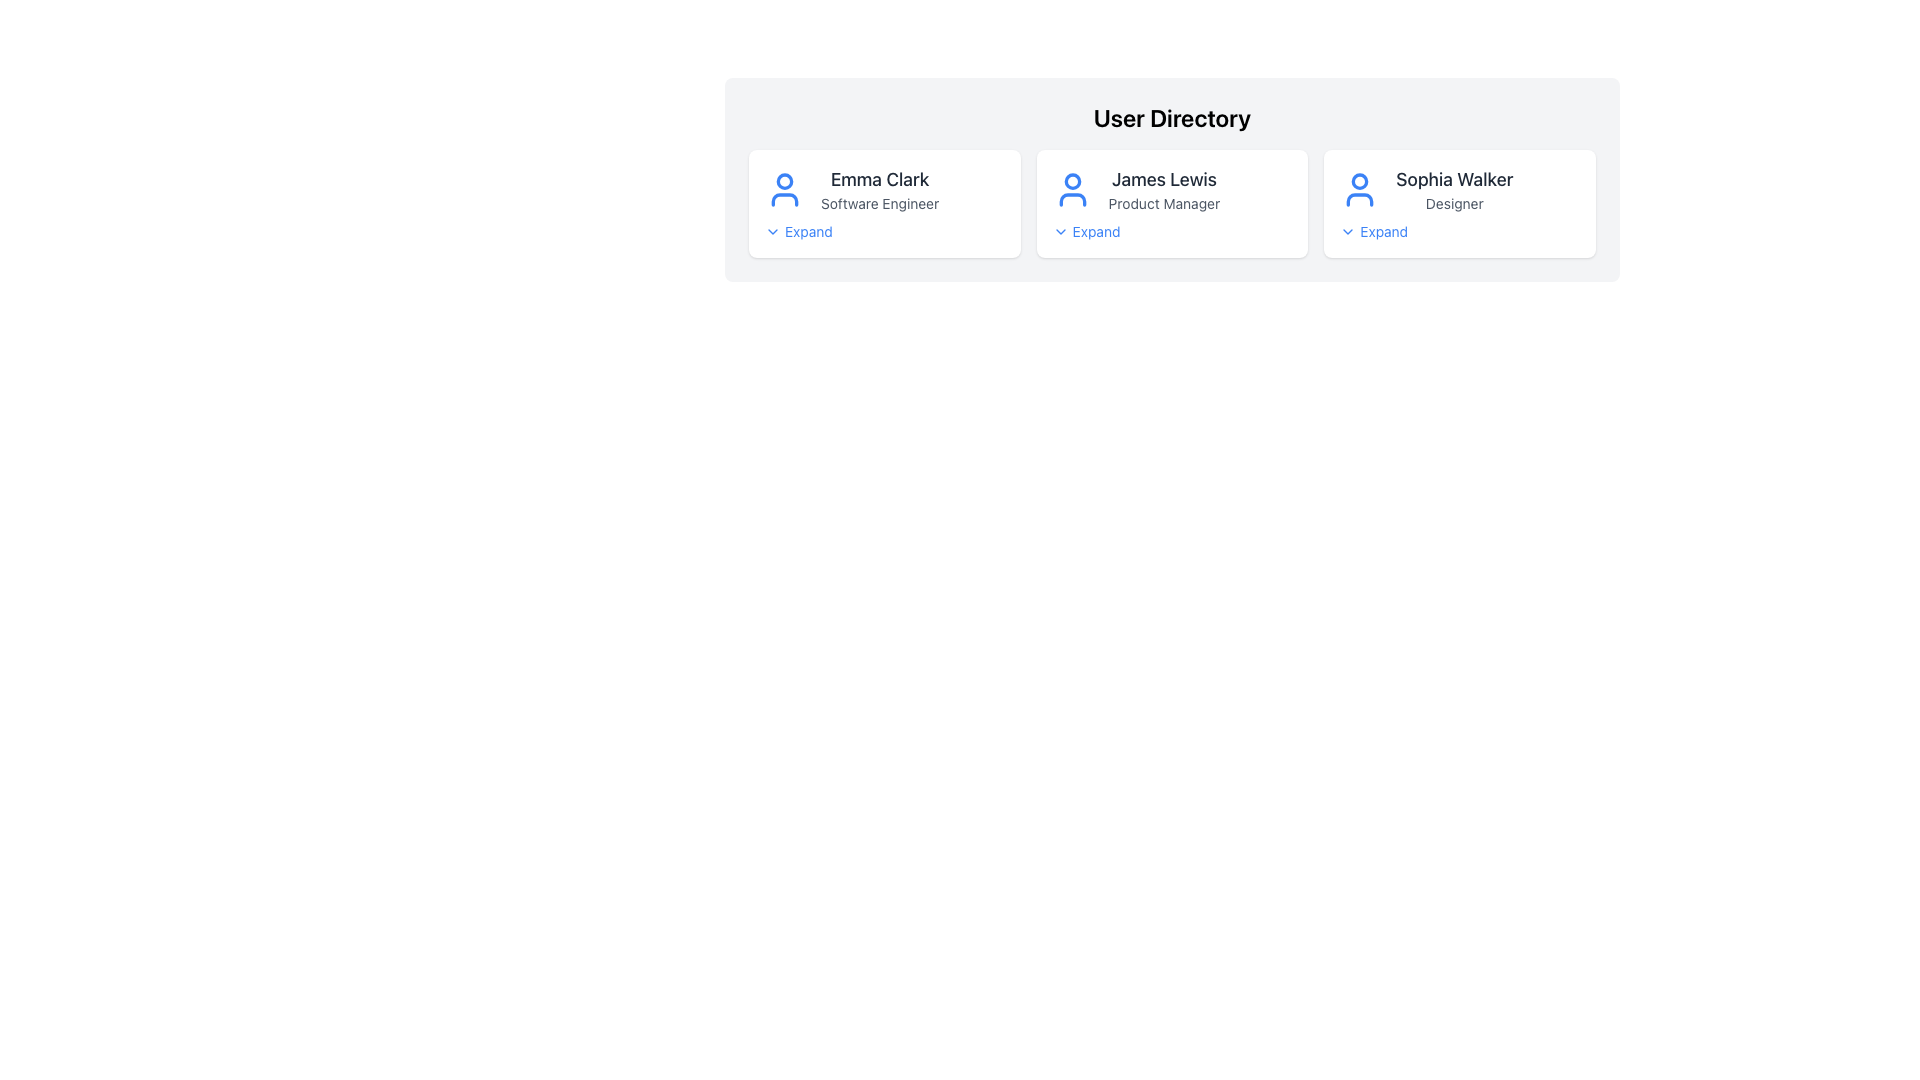 The image size is (1920, 1080). What do you see at coordinates (1373, 230) in the screenshot?
I see `the 'Expand' button located at the bottom left corner of the user information card for 'Sophia Walker'` at bounding box center [1373, 230].